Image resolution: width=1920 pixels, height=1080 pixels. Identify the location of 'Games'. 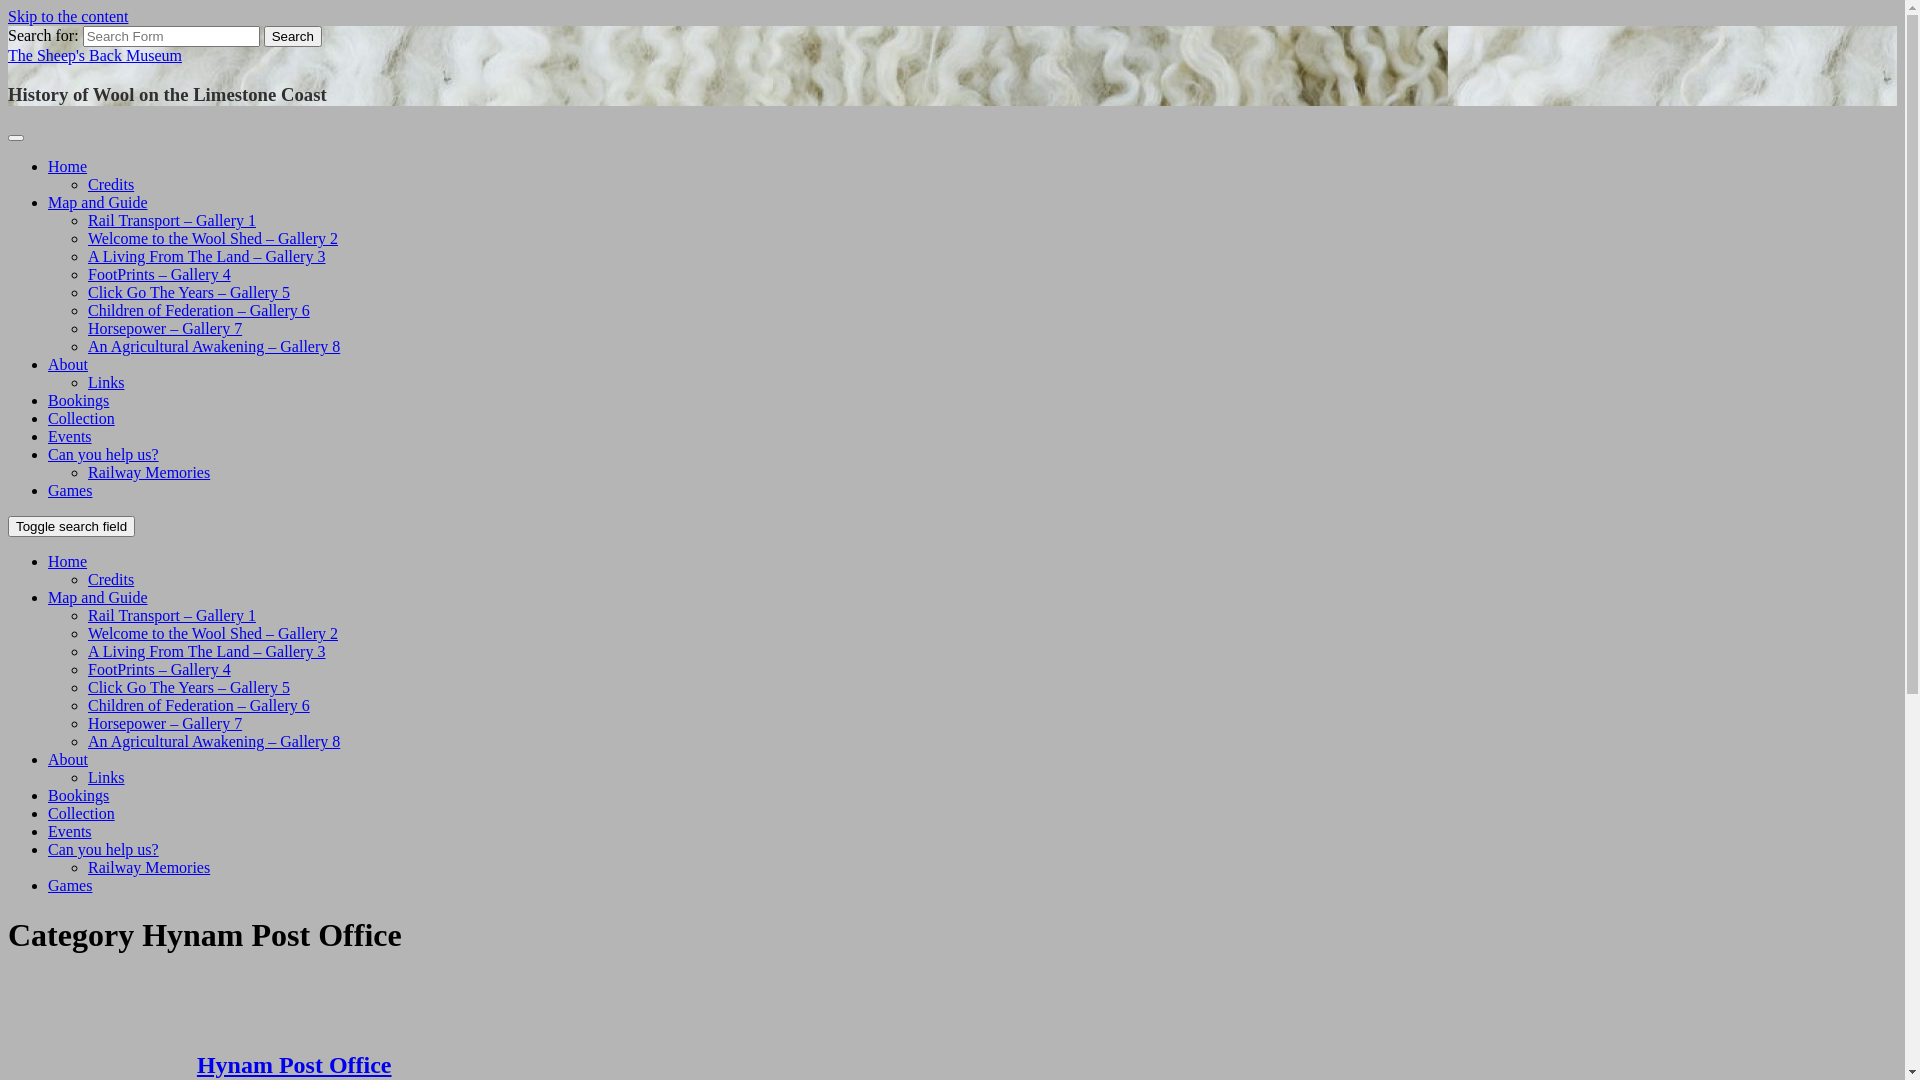
(70, 490).